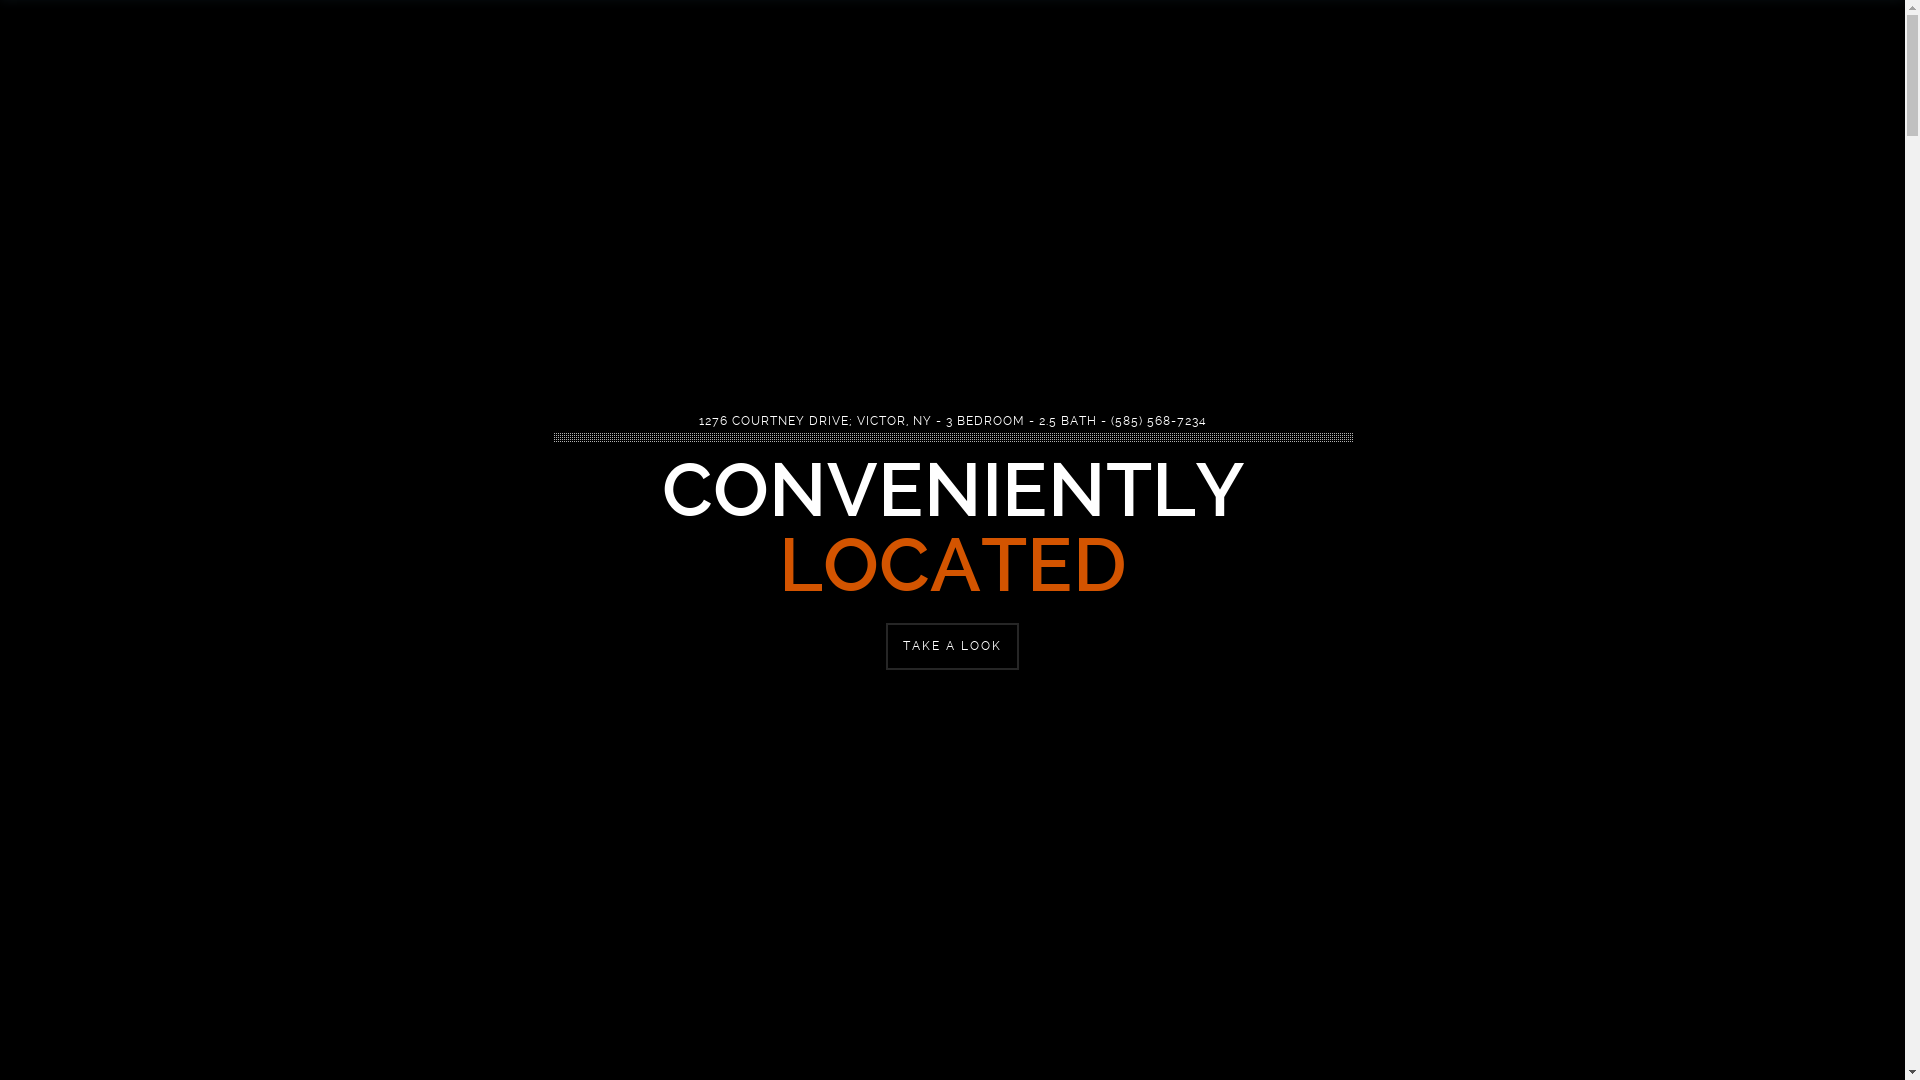 The height and width of the screenshot is (1080, 1920). Describe the element at coordinates (951, 646) in the screenshot. I see `'TAKE A LOOK'` at that location.